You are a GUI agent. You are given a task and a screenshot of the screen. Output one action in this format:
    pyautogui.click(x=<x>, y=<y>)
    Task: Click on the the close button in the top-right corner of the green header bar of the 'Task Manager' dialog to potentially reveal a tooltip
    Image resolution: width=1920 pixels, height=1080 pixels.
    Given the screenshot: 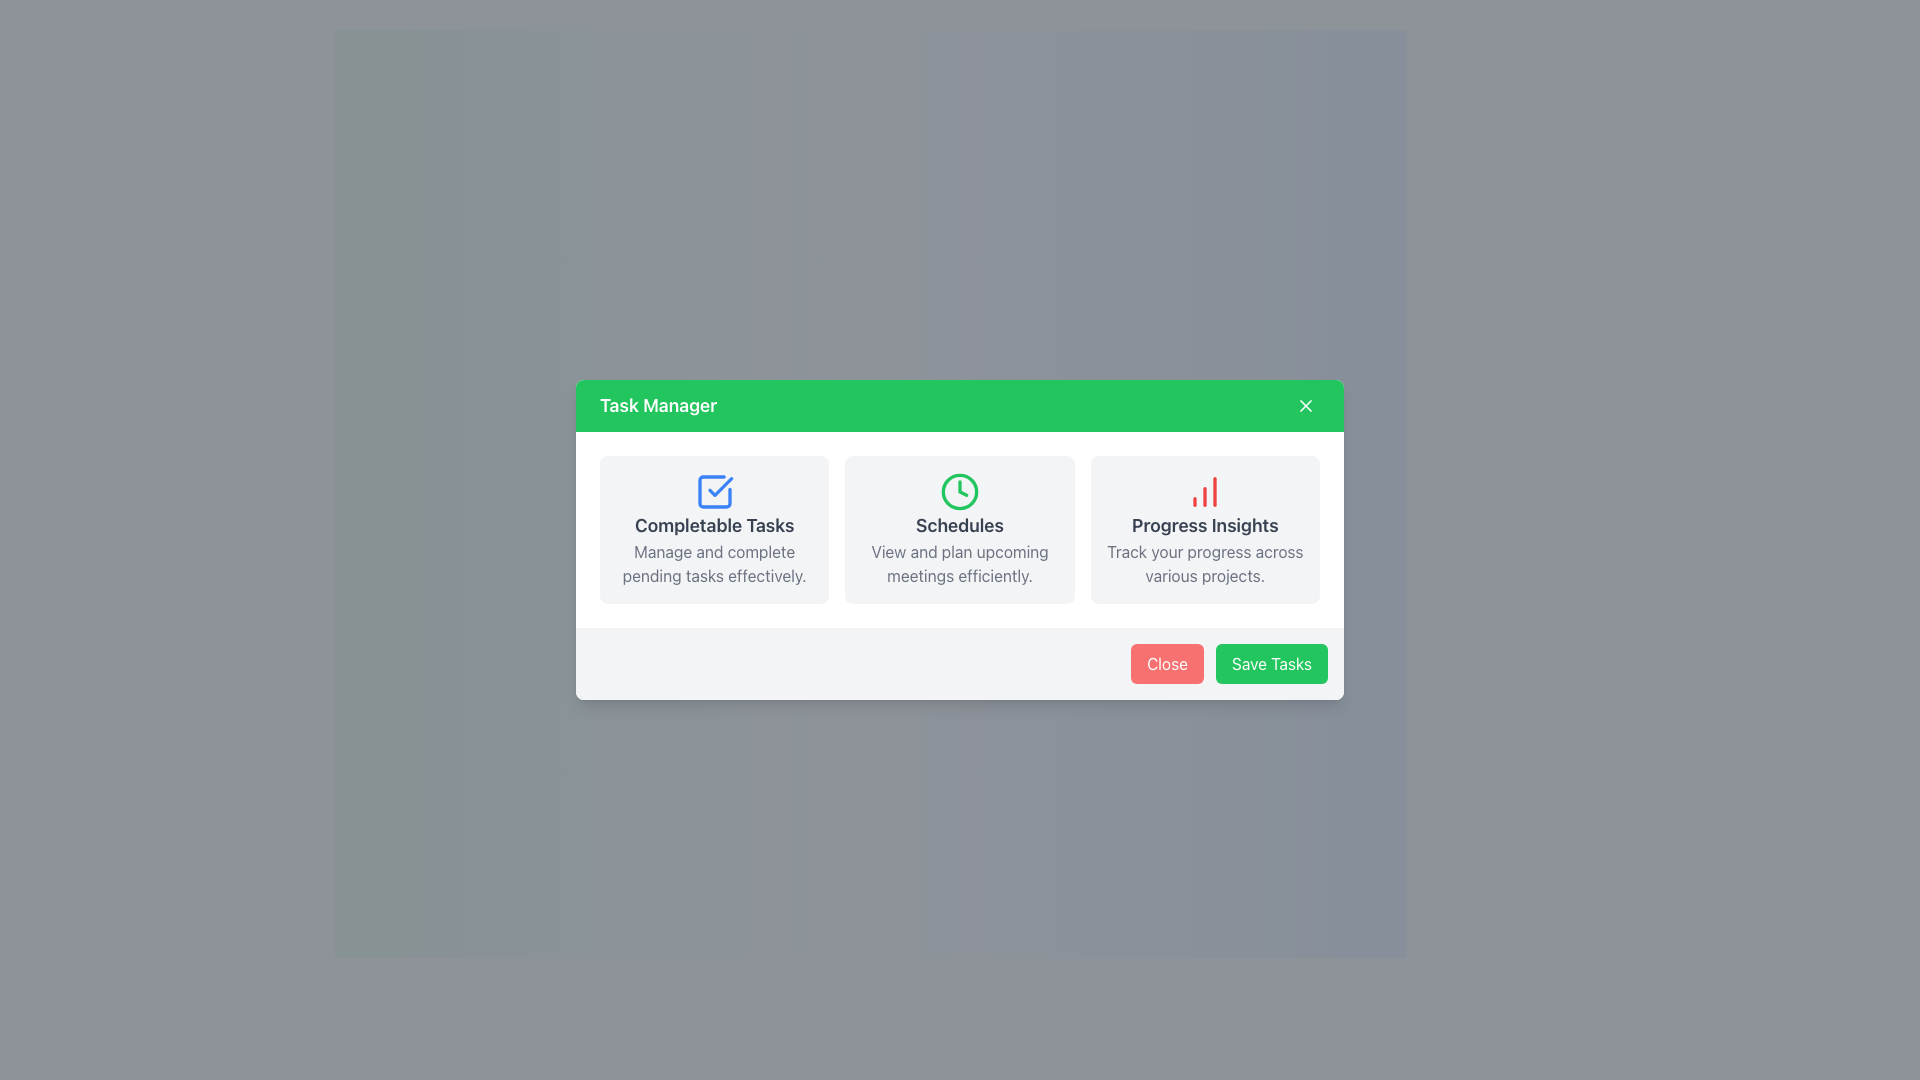 What is the action you would take?
    pyautogui.click(x=1305, y=405)
    